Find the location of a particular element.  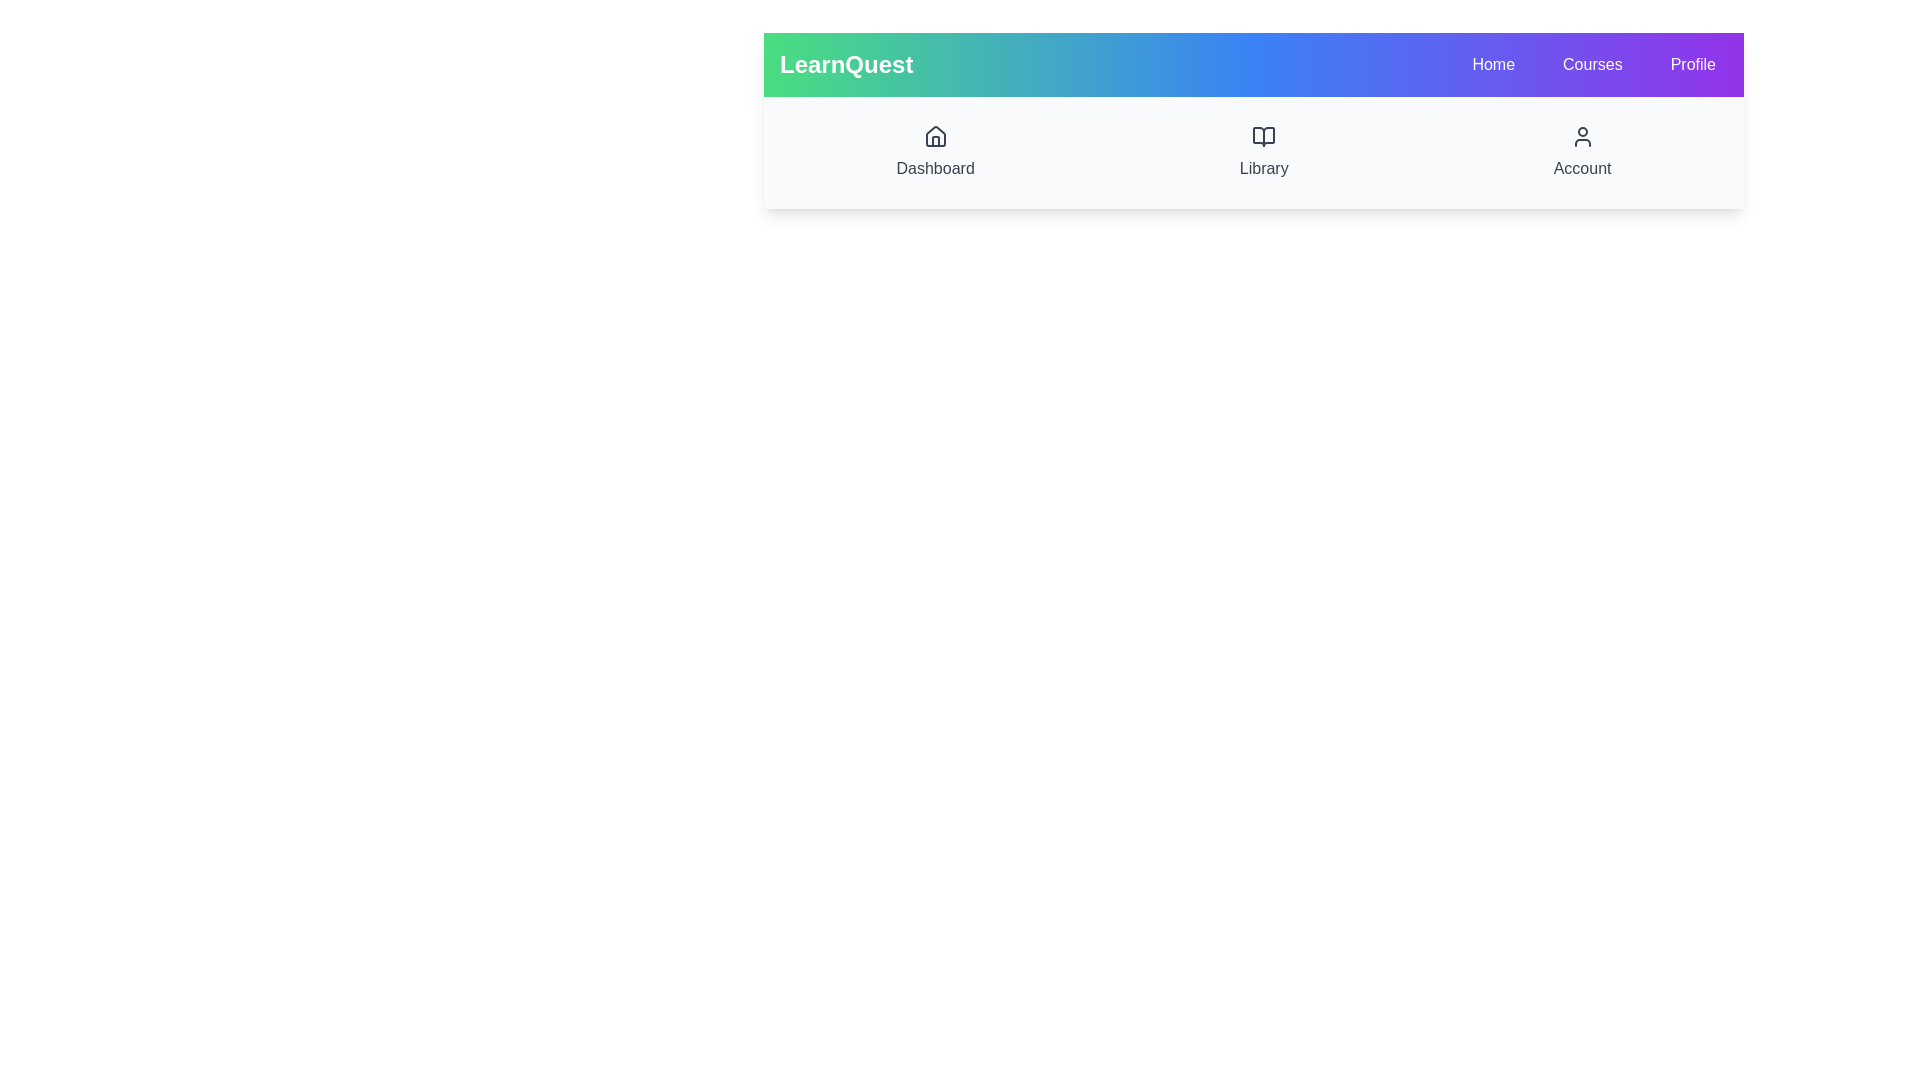

the Library to observe its hover effect is located at coordinates (1262, 152).